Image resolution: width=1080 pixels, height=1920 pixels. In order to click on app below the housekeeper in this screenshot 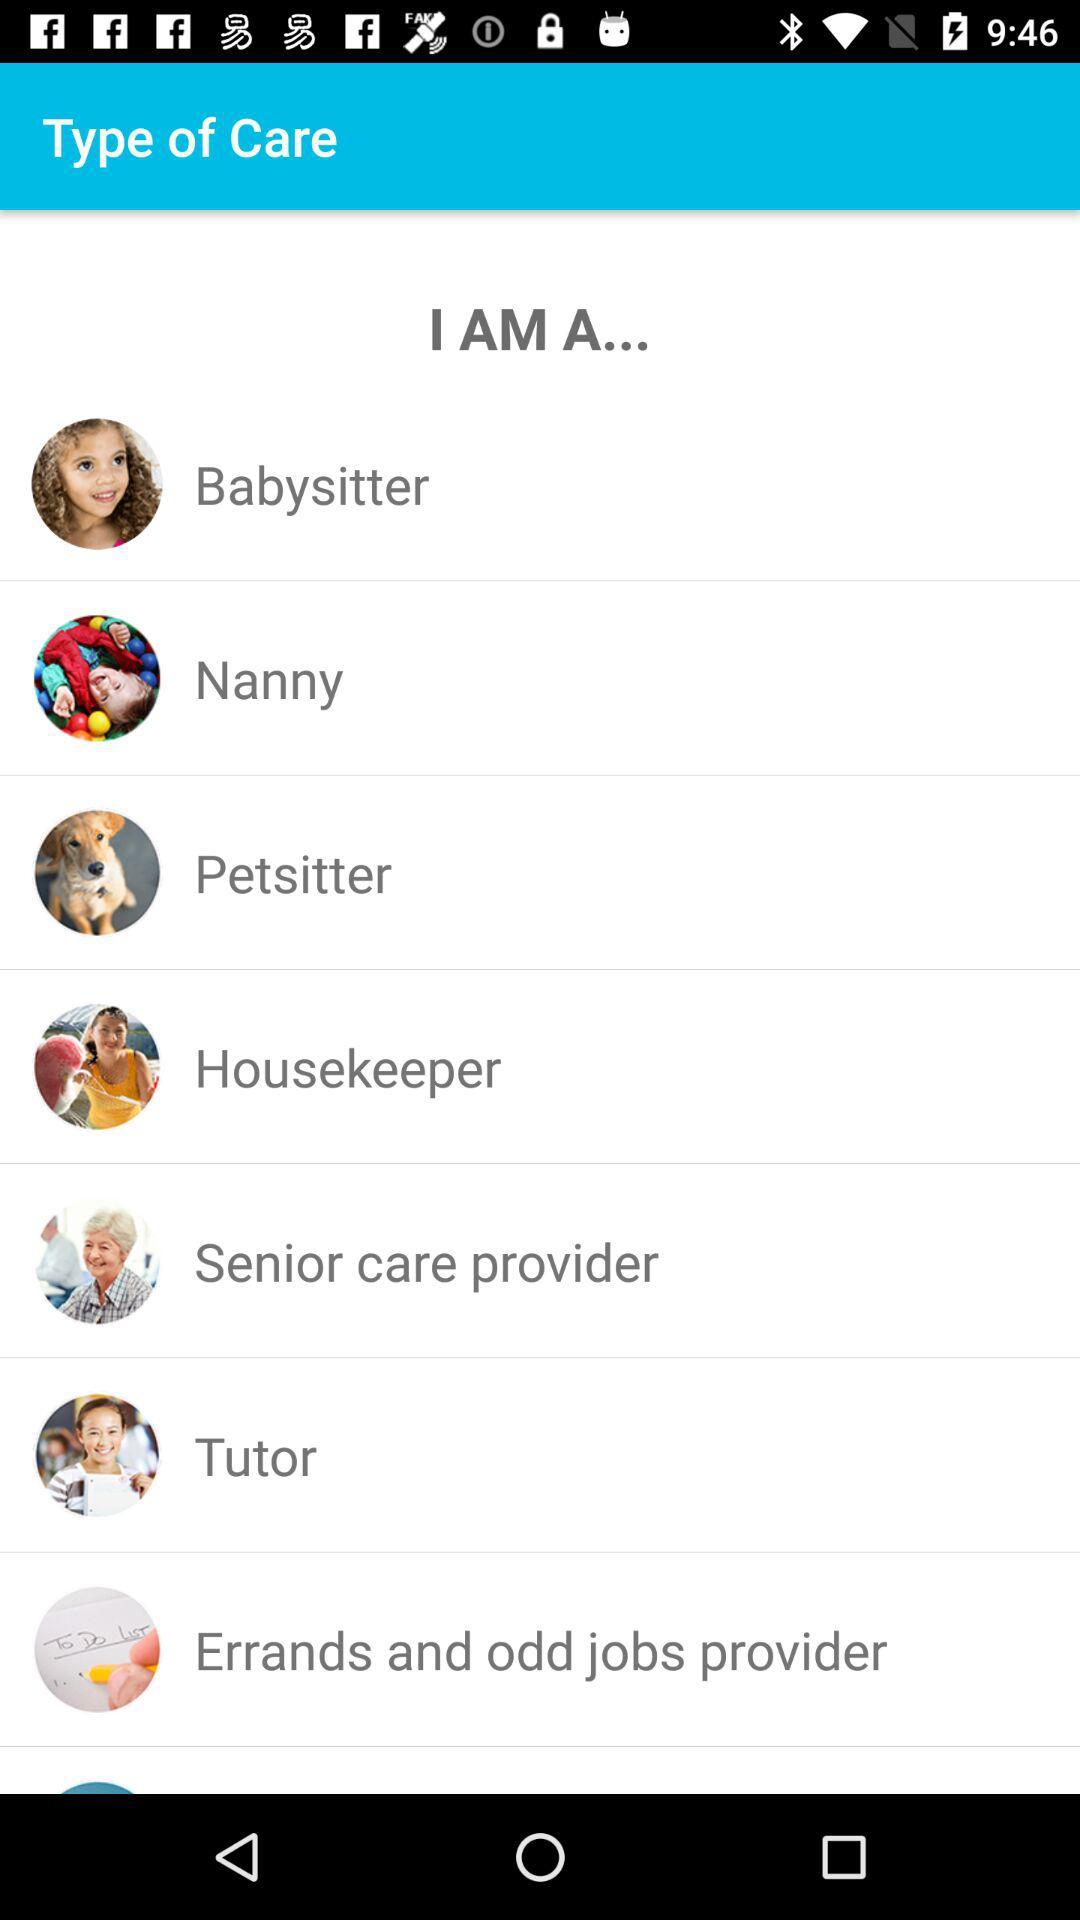, I will do `click(425, 1260)`.